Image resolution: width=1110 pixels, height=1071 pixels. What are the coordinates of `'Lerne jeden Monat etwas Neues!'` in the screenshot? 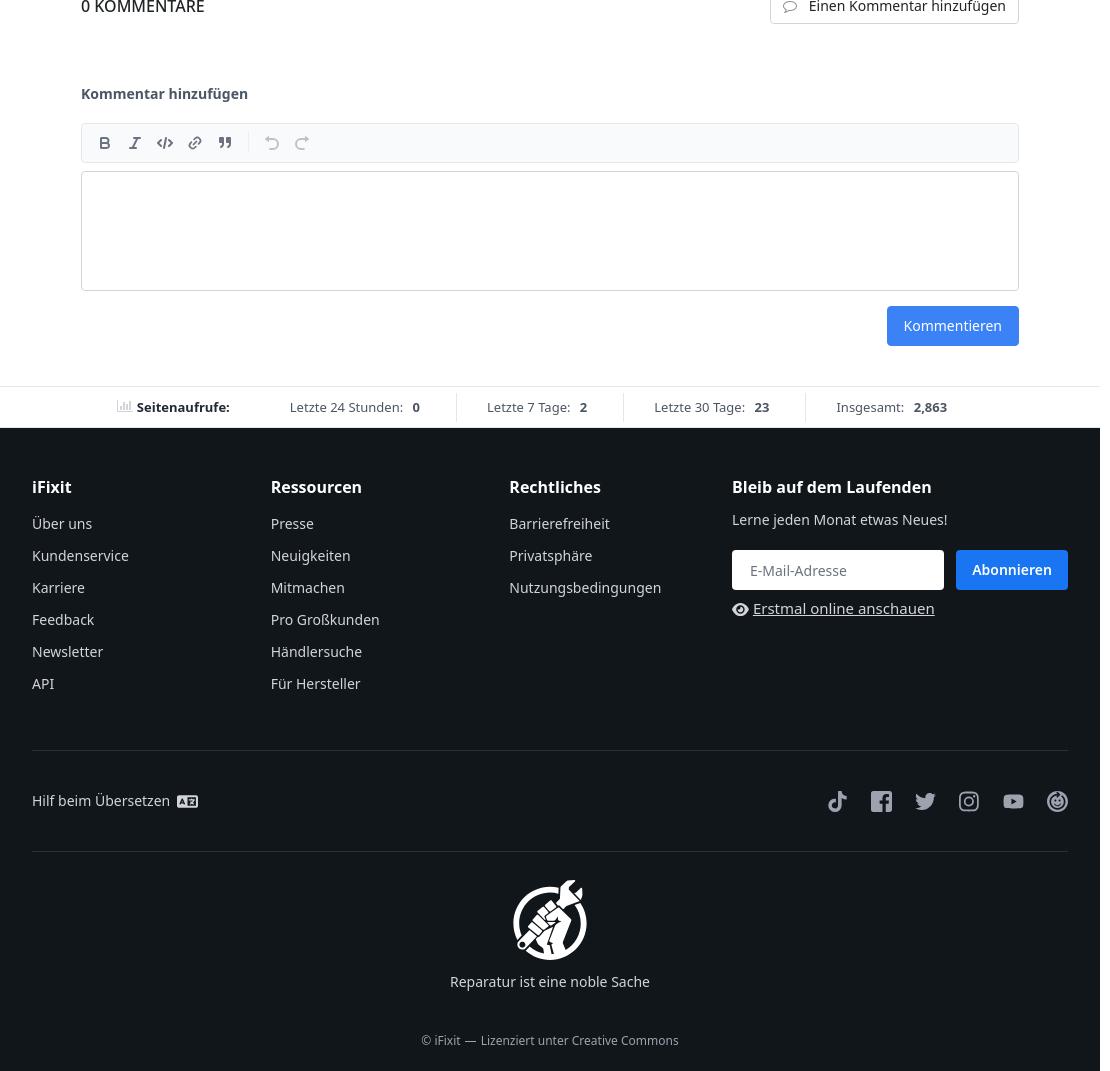 It's located at (731, 518).